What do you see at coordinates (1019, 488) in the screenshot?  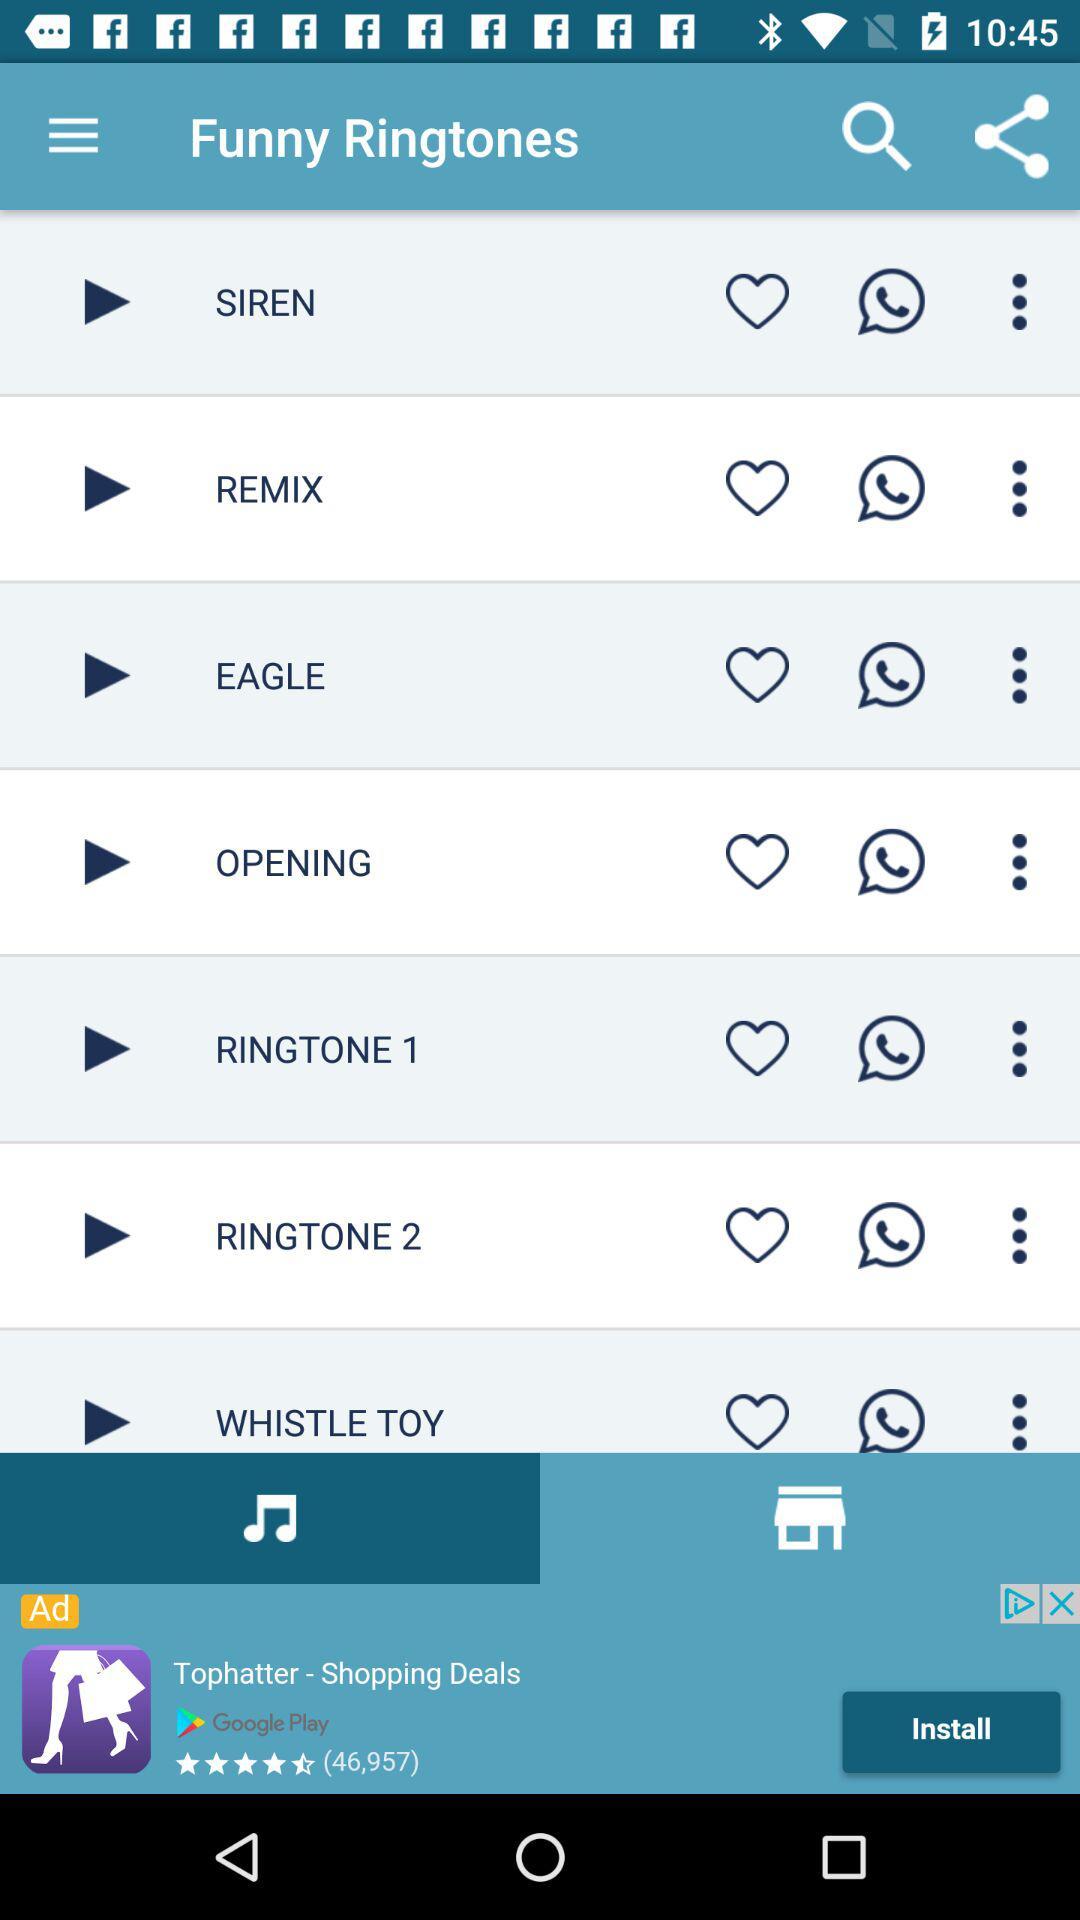 I see `choose more option` at bounding box center [1019, 488].